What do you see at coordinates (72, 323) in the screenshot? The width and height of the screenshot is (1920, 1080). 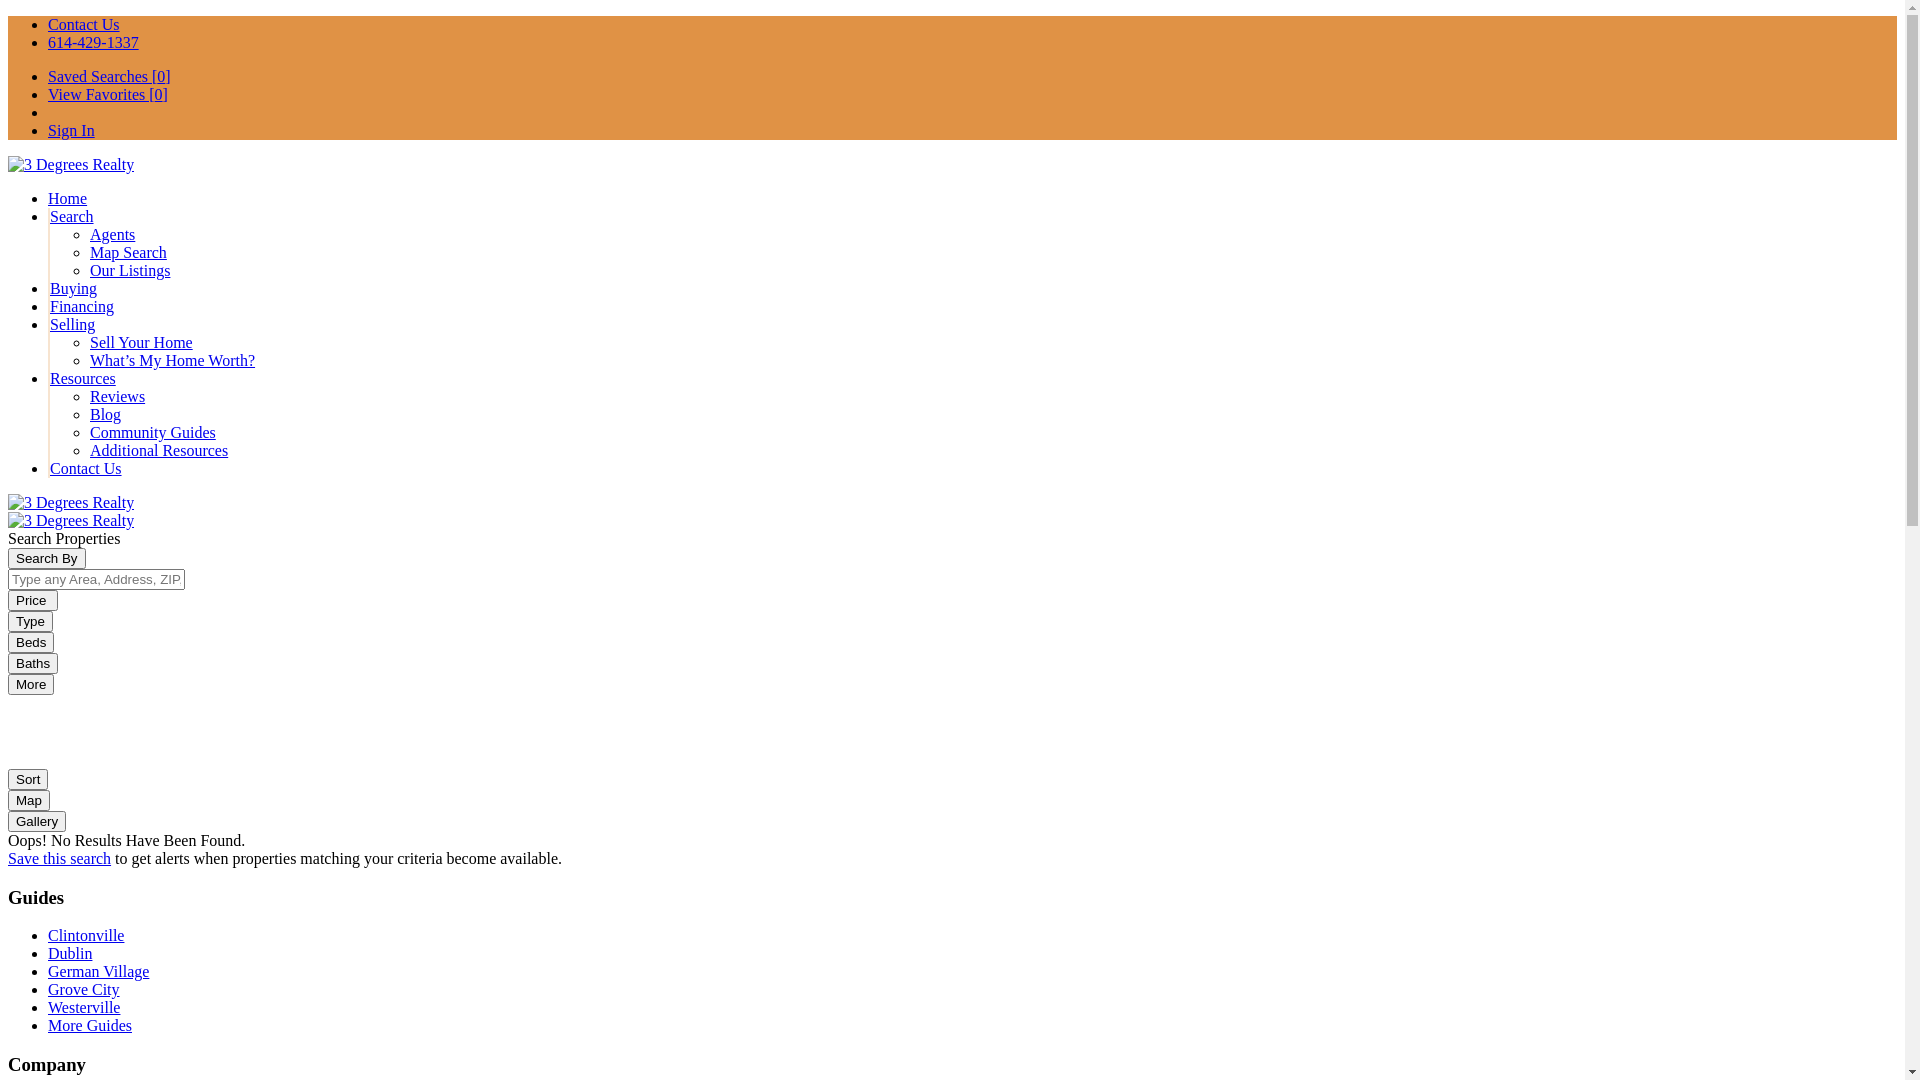 I see `'Selling'` at bounding box center [72, 323].